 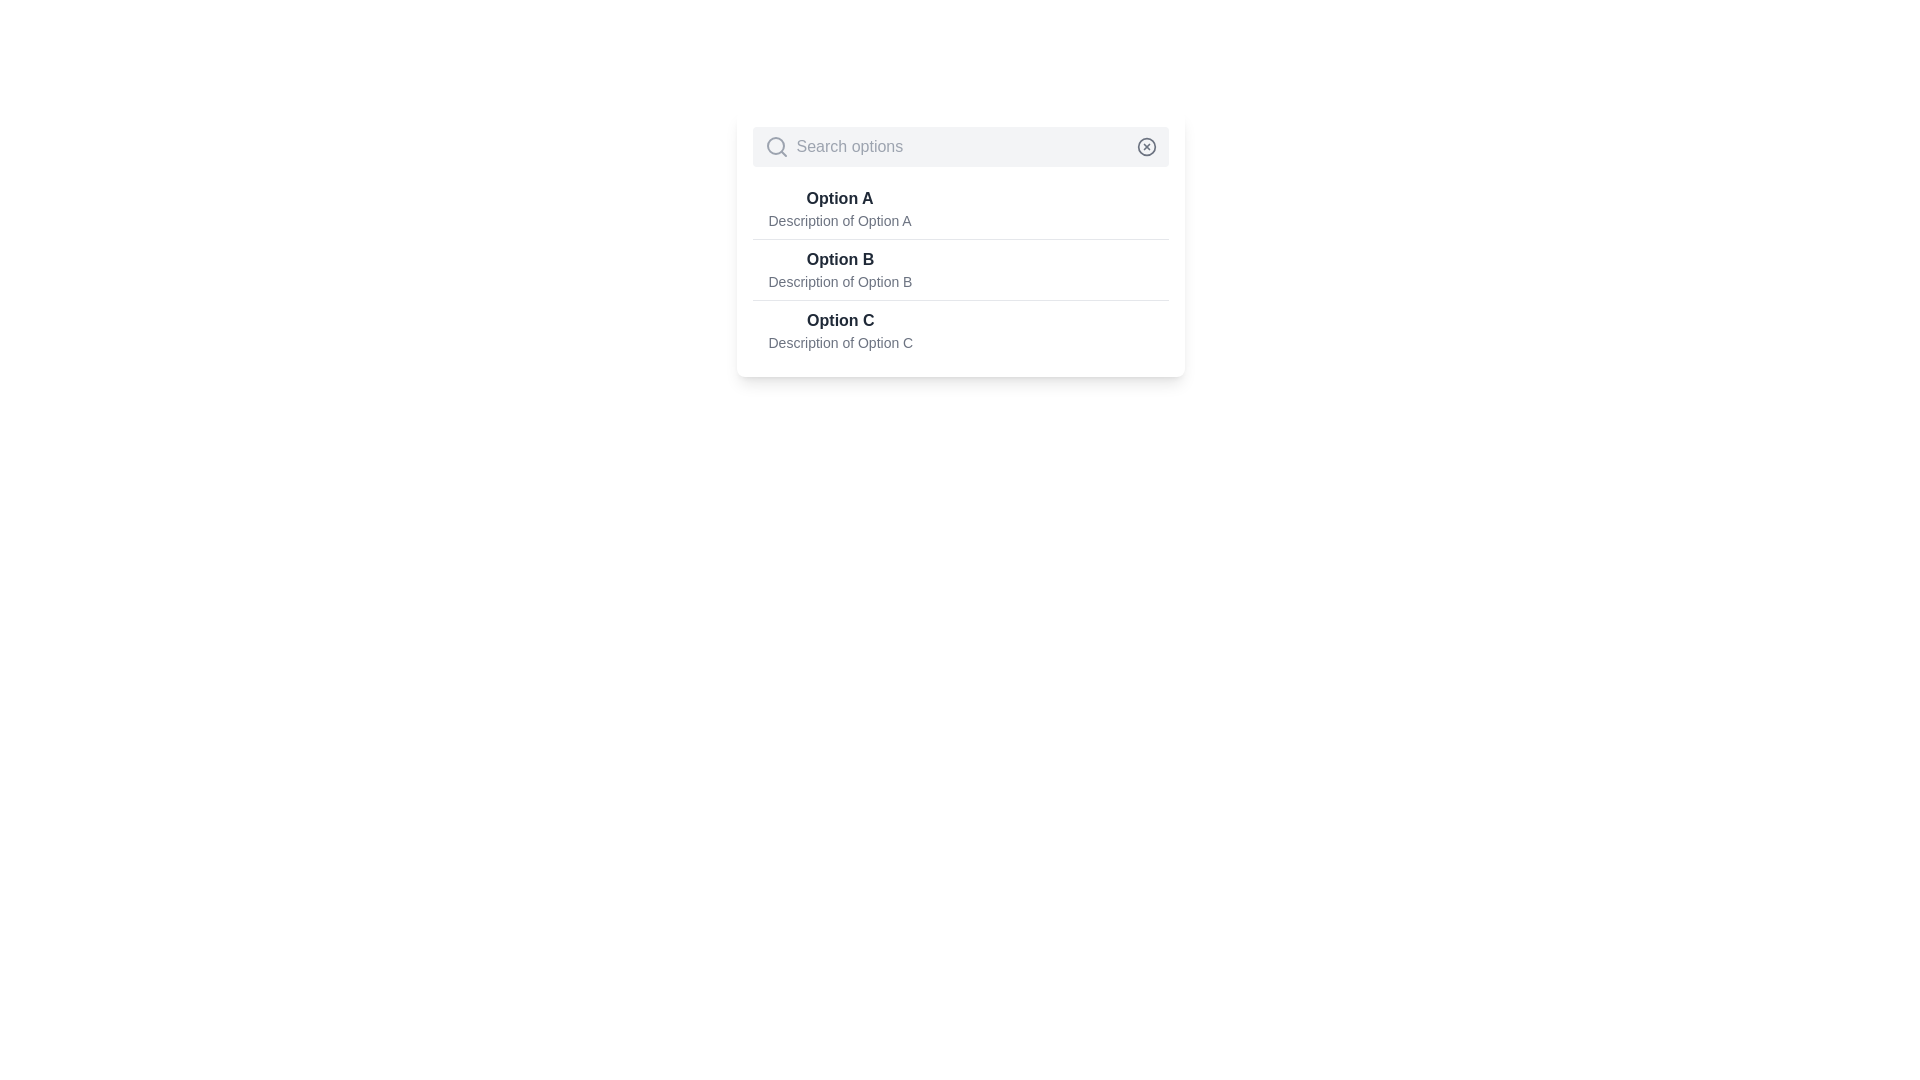 I want to click on the 'Option C' text label element, which is styled with a bold font and is the third option within the dropdown list, positioned between 'Option B' and its description, so click(x=840, y=319).